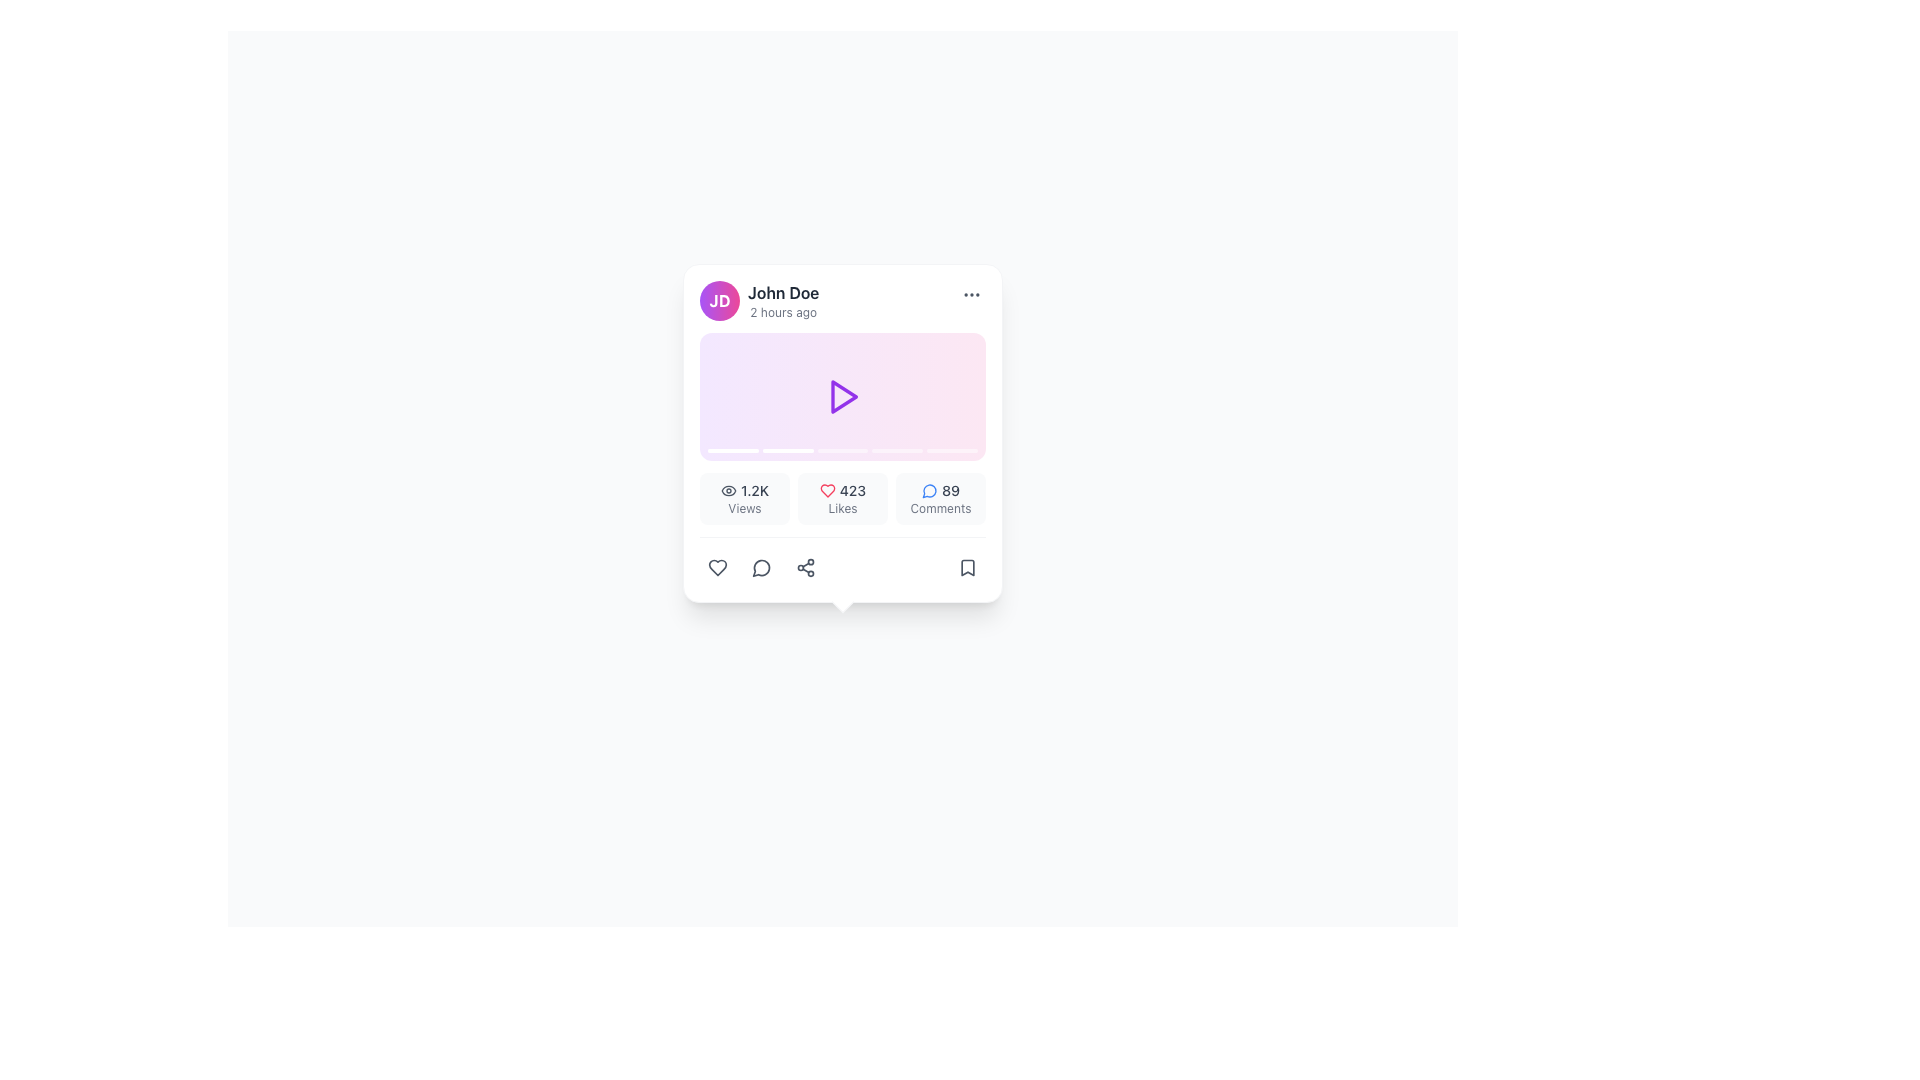 This screenshot has width=1920, height=1080. Describe the element at coordinates (718, 567) in the screenshot. I see `the clickable icon button located at the bottom-left corner of the card-like UI component` at that location.